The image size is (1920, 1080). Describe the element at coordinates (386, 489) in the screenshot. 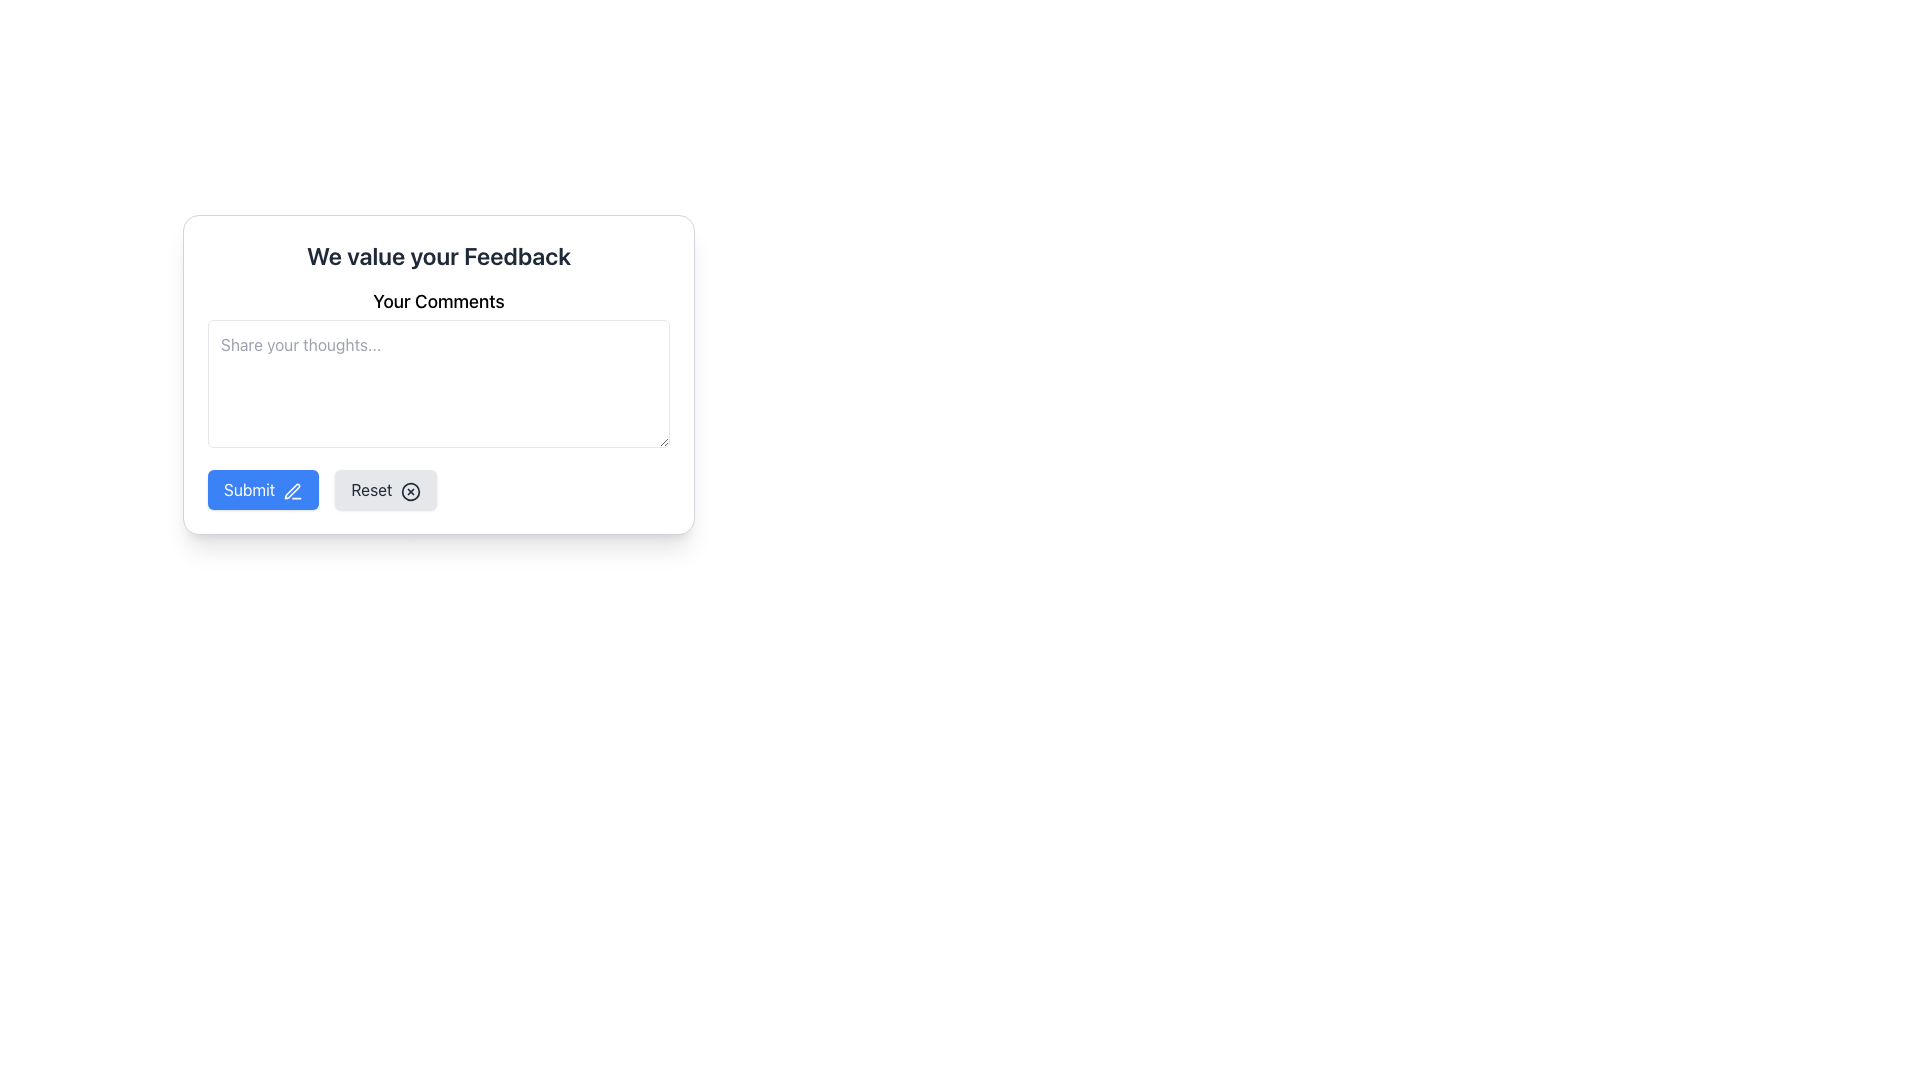

I see `the reset button located to the right of the blue 'Submit' button within the form section below the 'Your Comments' text area` at that location.